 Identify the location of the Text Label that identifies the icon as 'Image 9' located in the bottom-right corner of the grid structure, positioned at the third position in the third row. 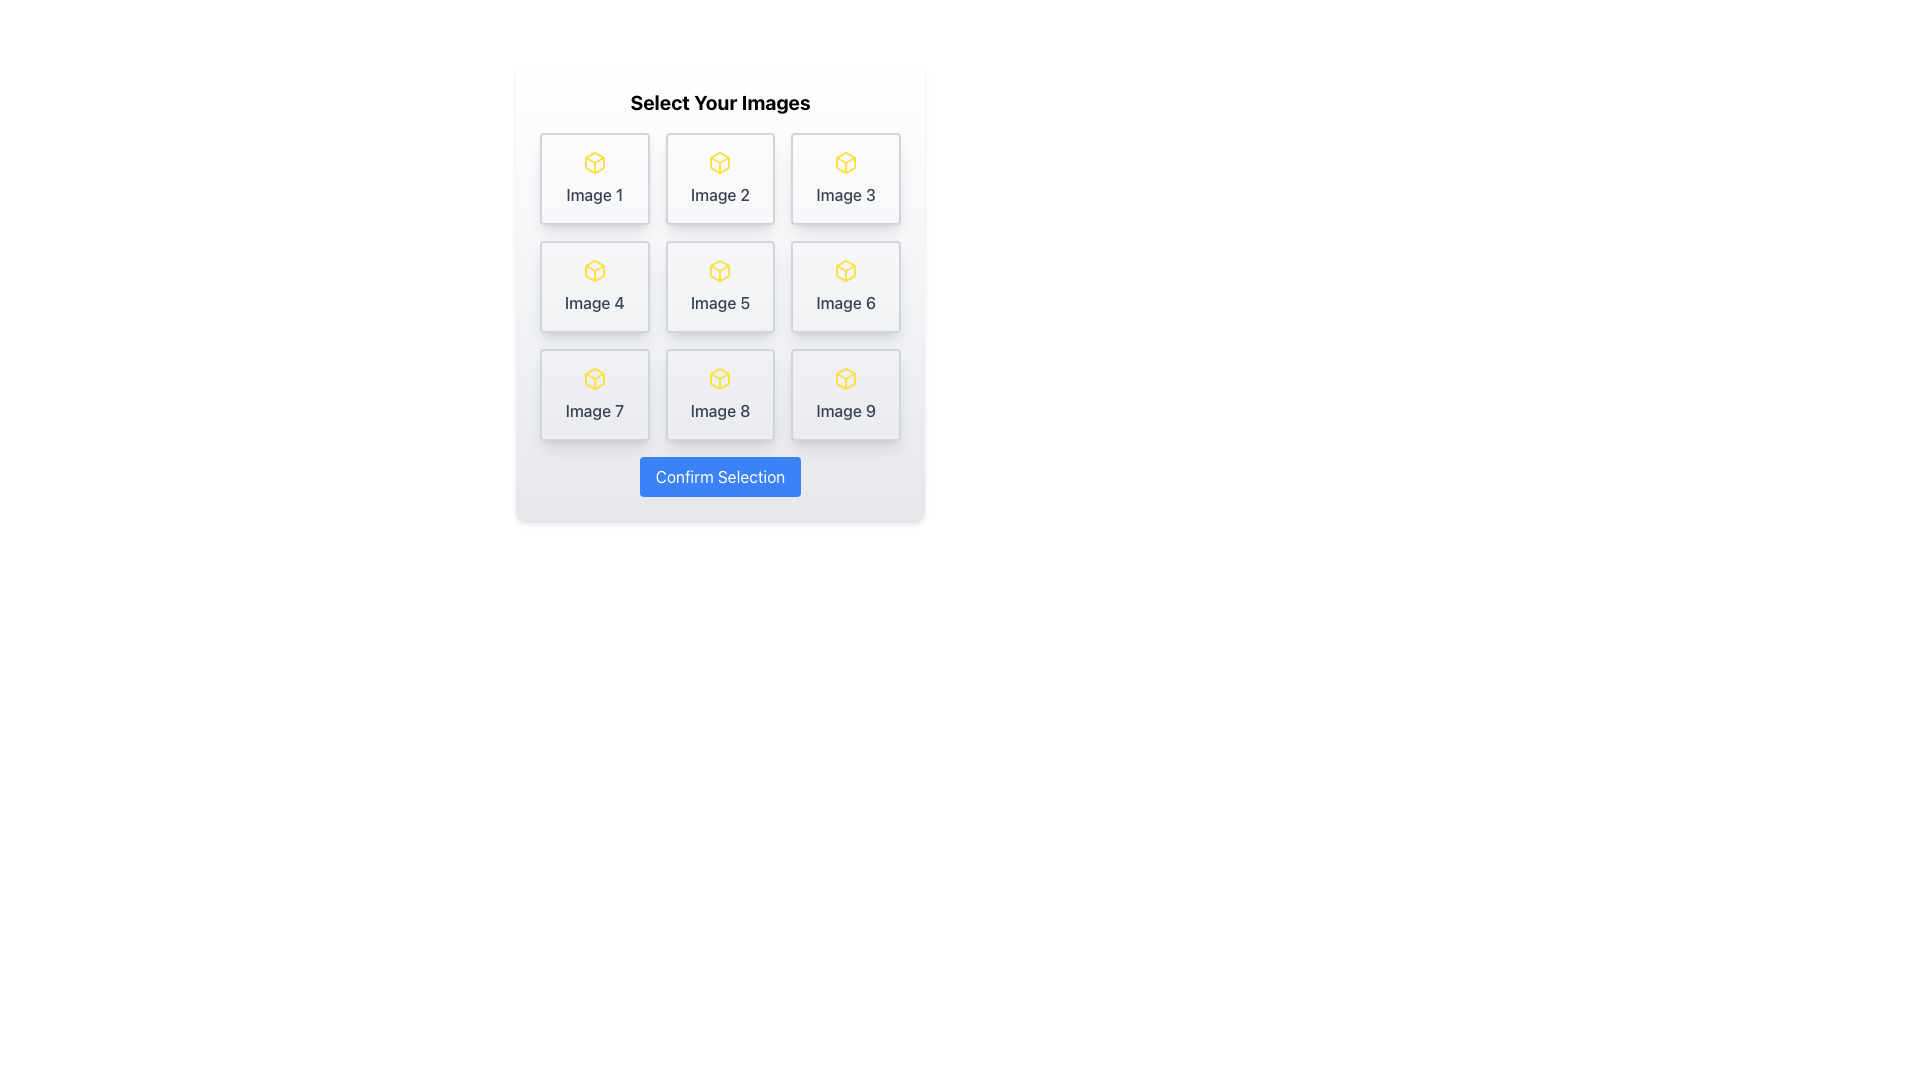
(846, 410).